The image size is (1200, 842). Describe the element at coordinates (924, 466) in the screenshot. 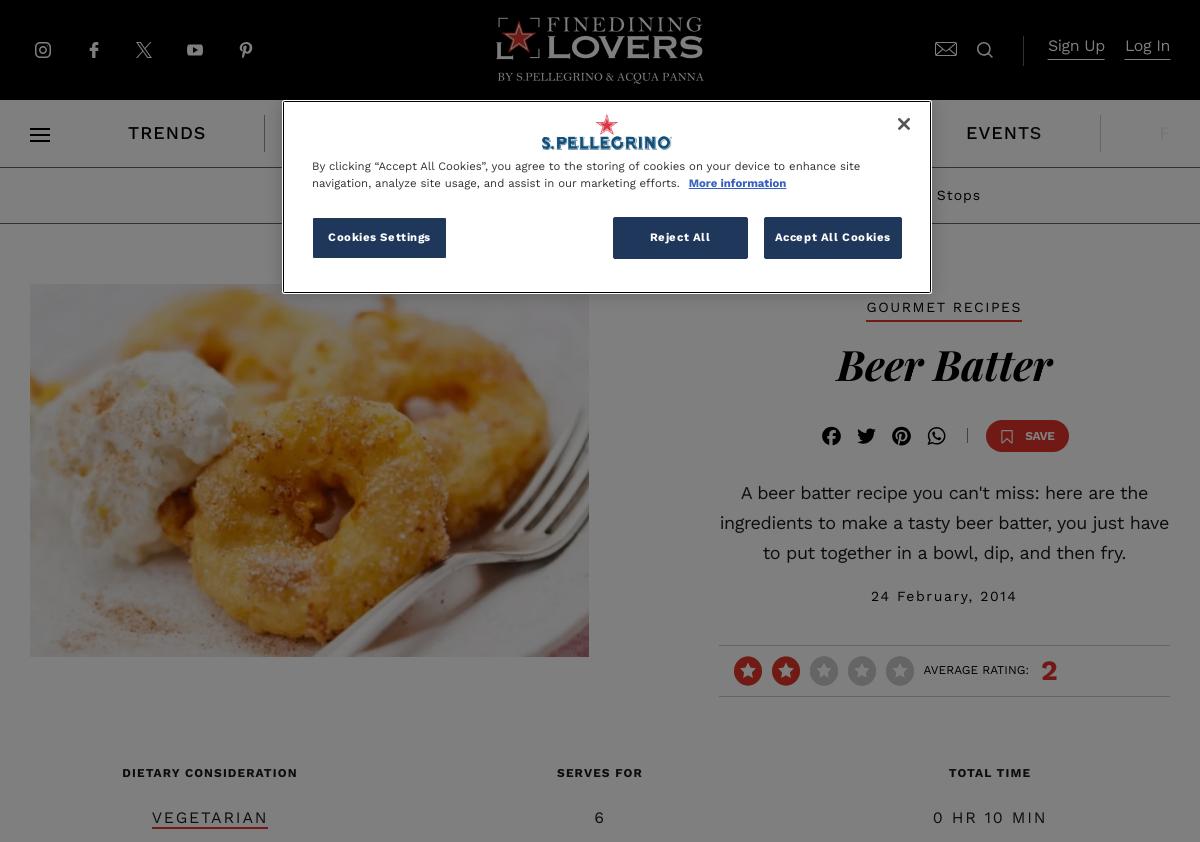

I see `'WhatsApp'` at that location.